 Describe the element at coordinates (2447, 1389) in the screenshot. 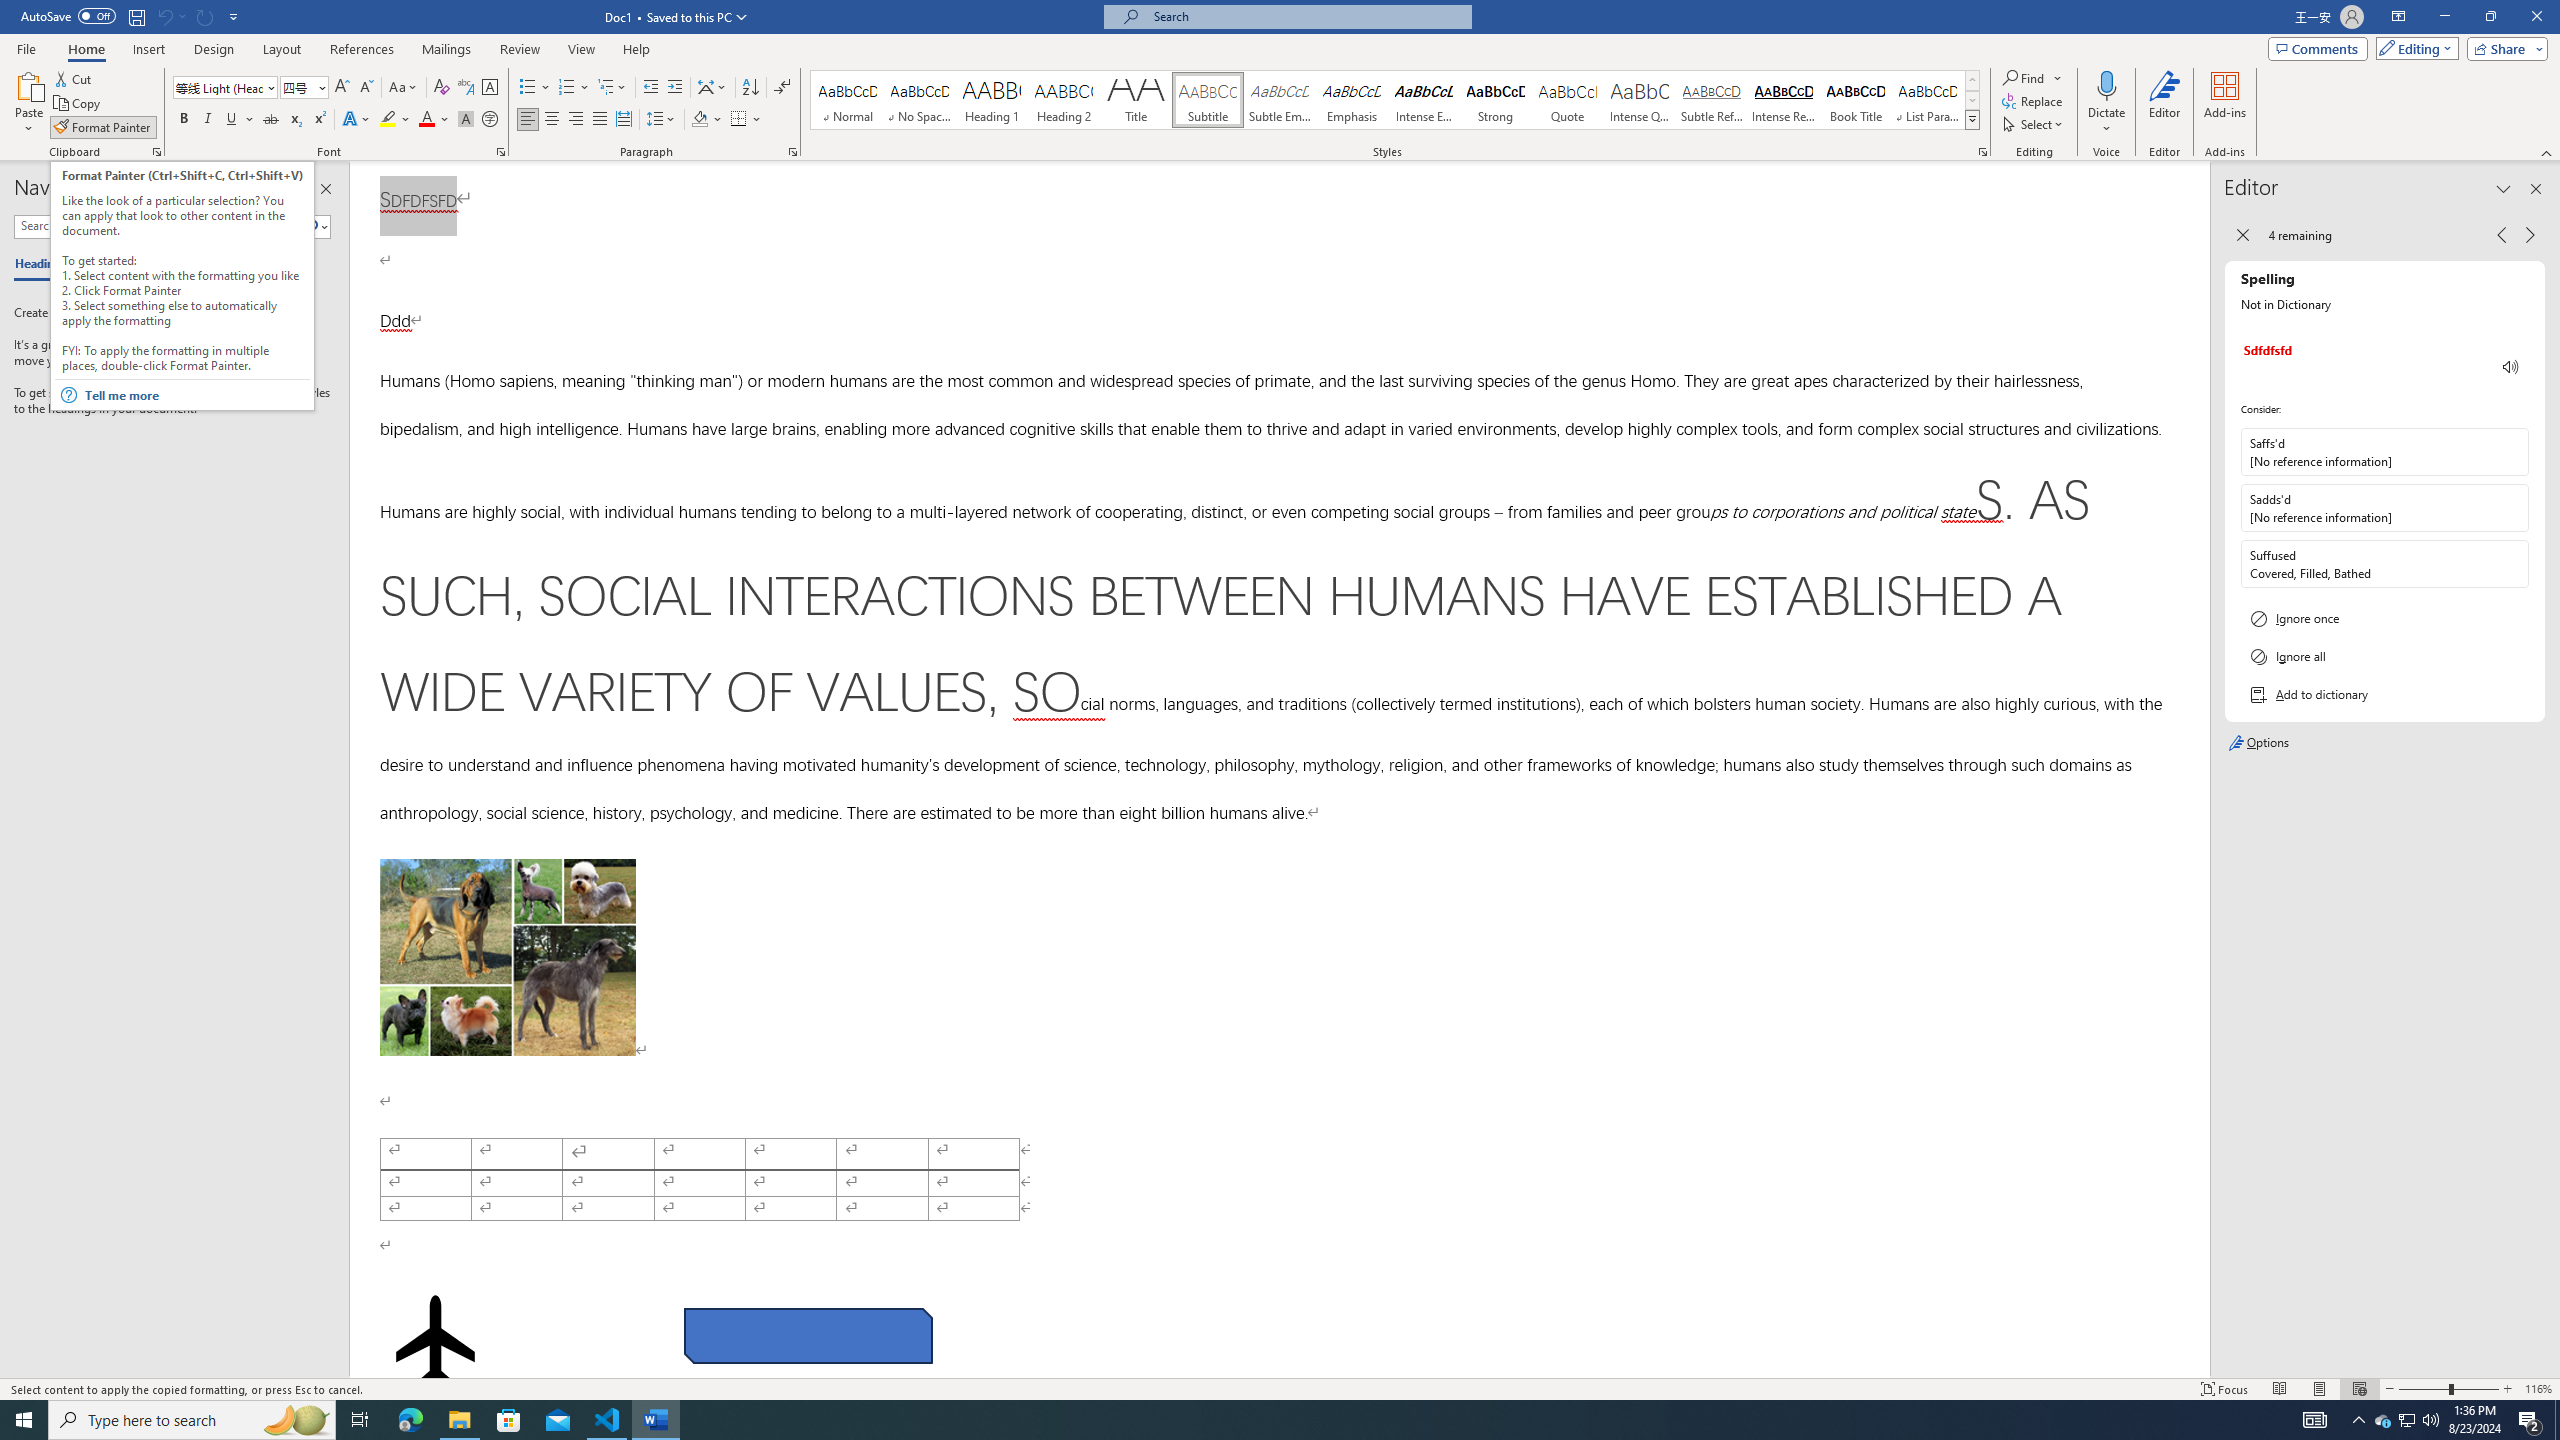

I see `'Zoom'` at that location.